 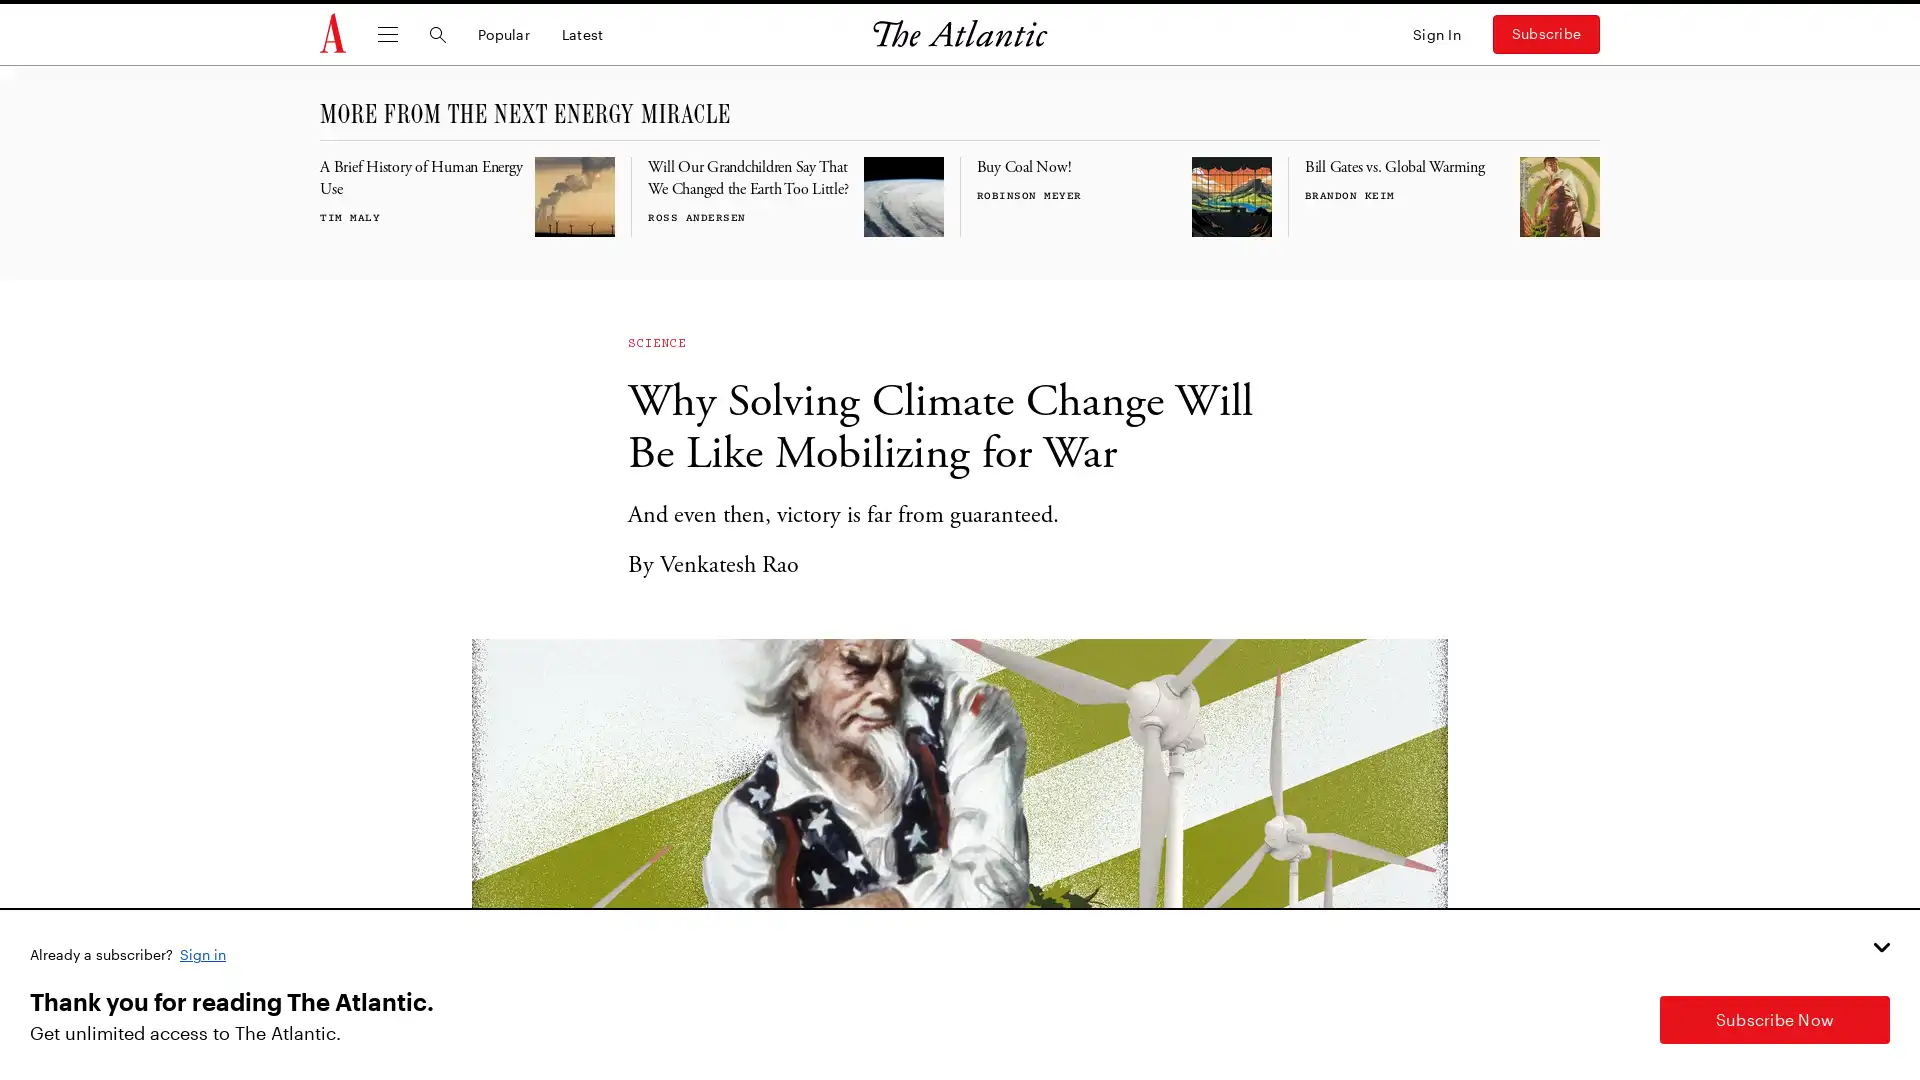 What do you see at coordinates (204, 952) in the screenshot?
I see `Sign in` at bounding box center [204, 952].